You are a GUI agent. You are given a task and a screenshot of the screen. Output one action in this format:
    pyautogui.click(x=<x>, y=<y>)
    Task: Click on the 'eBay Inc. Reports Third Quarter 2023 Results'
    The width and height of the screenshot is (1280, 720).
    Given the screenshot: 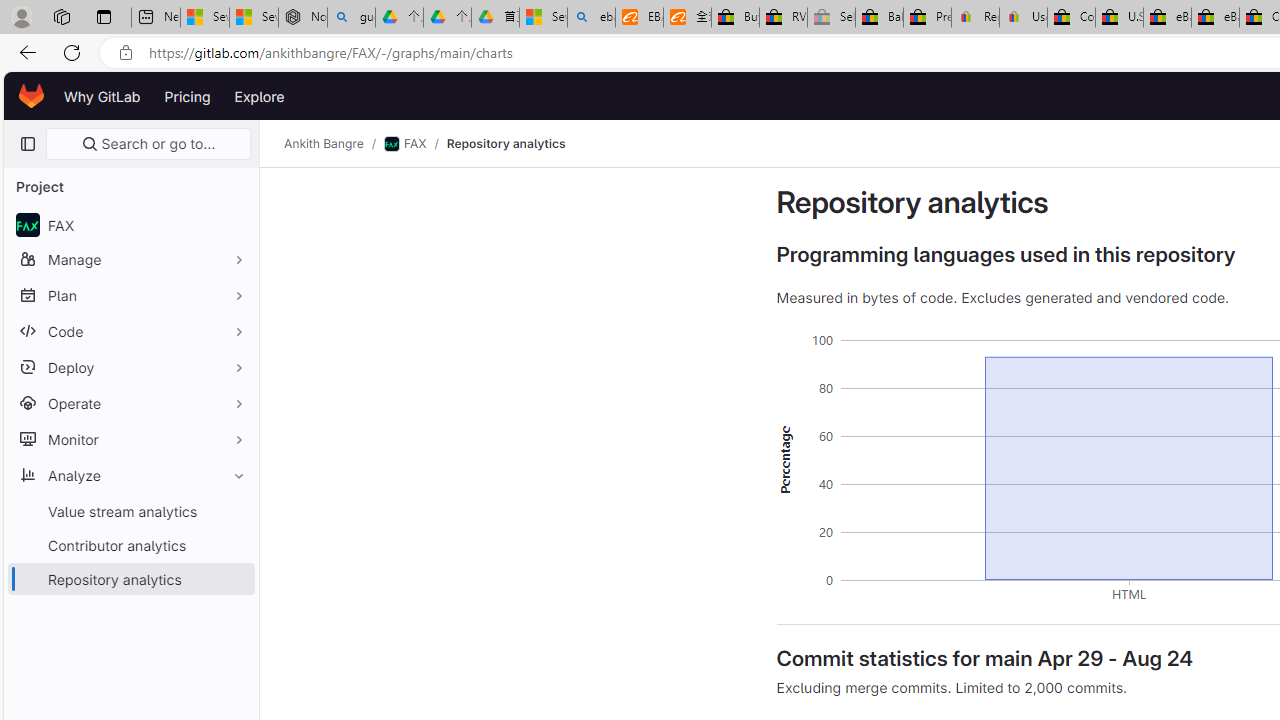 What is the action you would take?
    pyautogui.click(x=1214, y=17)
    